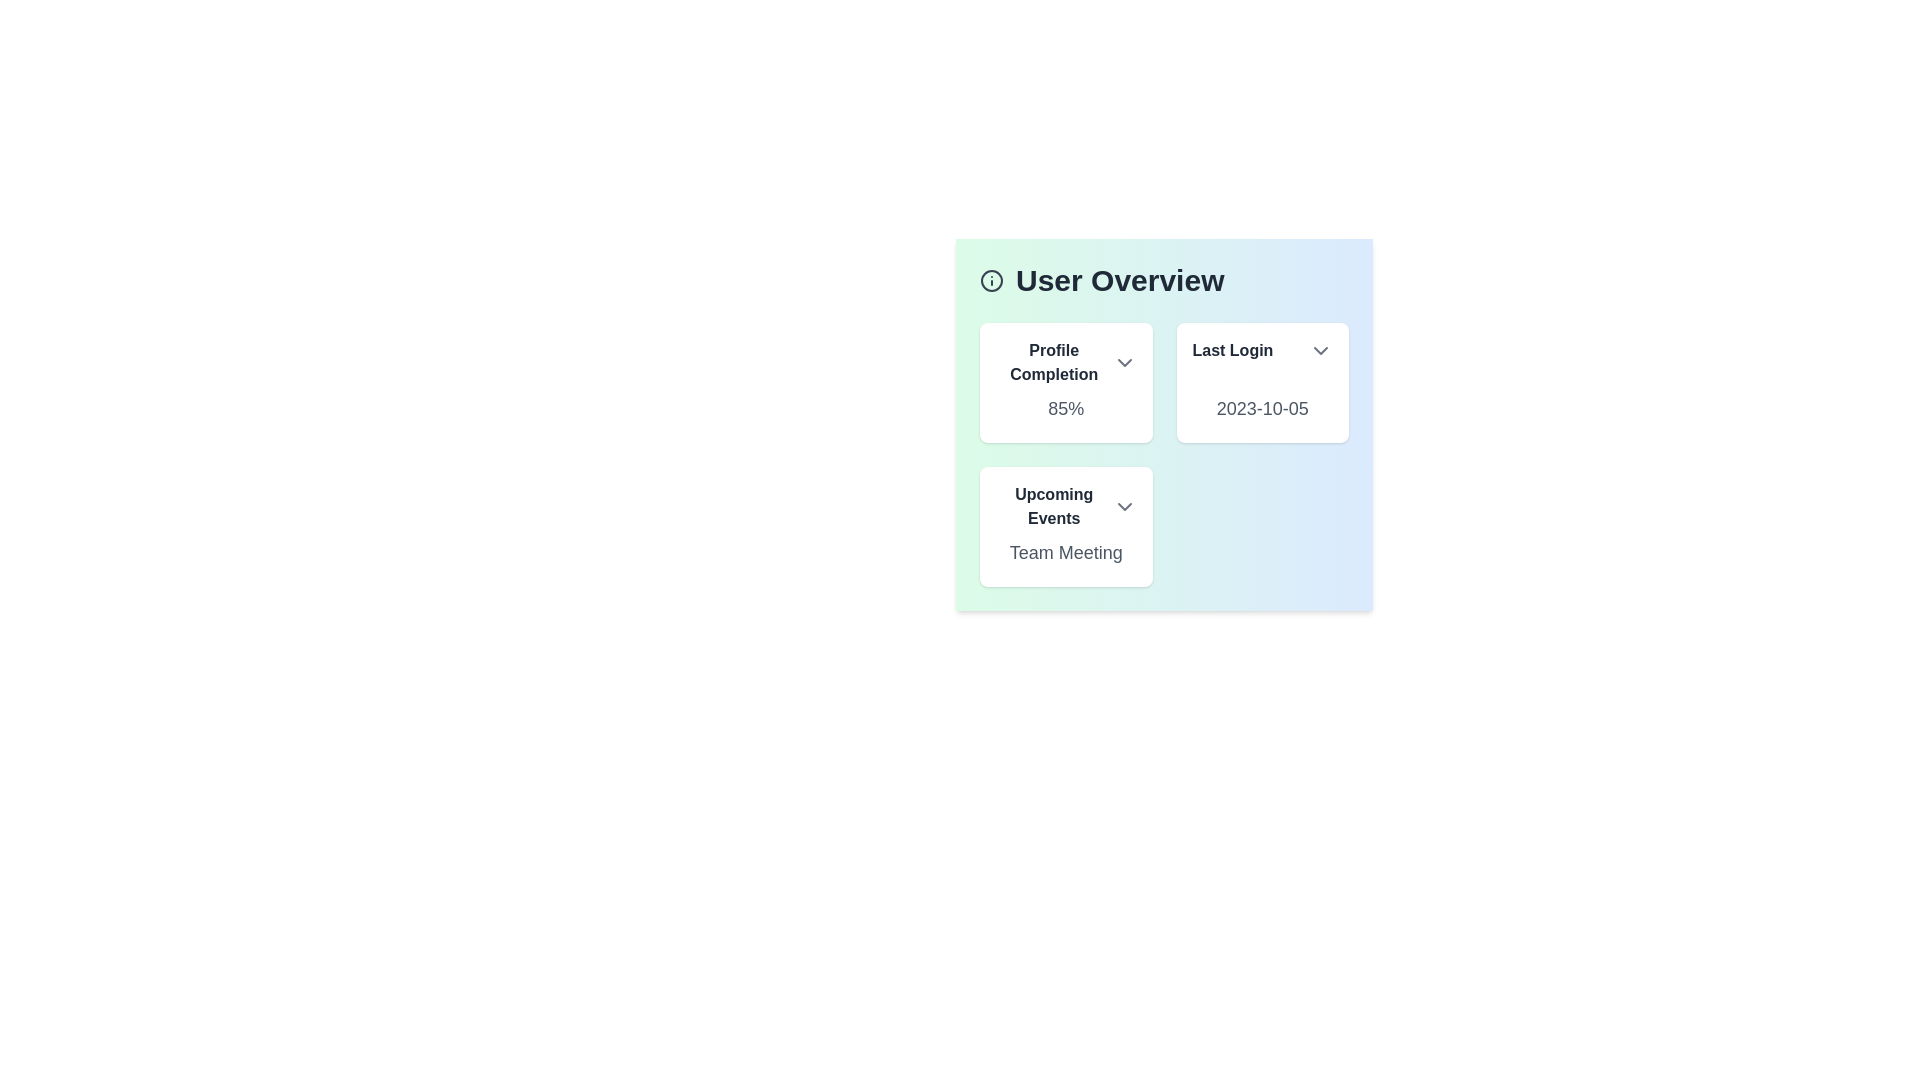  What do you see at coordinates (1164, 281) in the screenshot?
I see `the 'User Overview' header section title, which features bold text and an information circle icon to the left, located at the top of the section with a light gradient background` at bounding box center [1164, 281].